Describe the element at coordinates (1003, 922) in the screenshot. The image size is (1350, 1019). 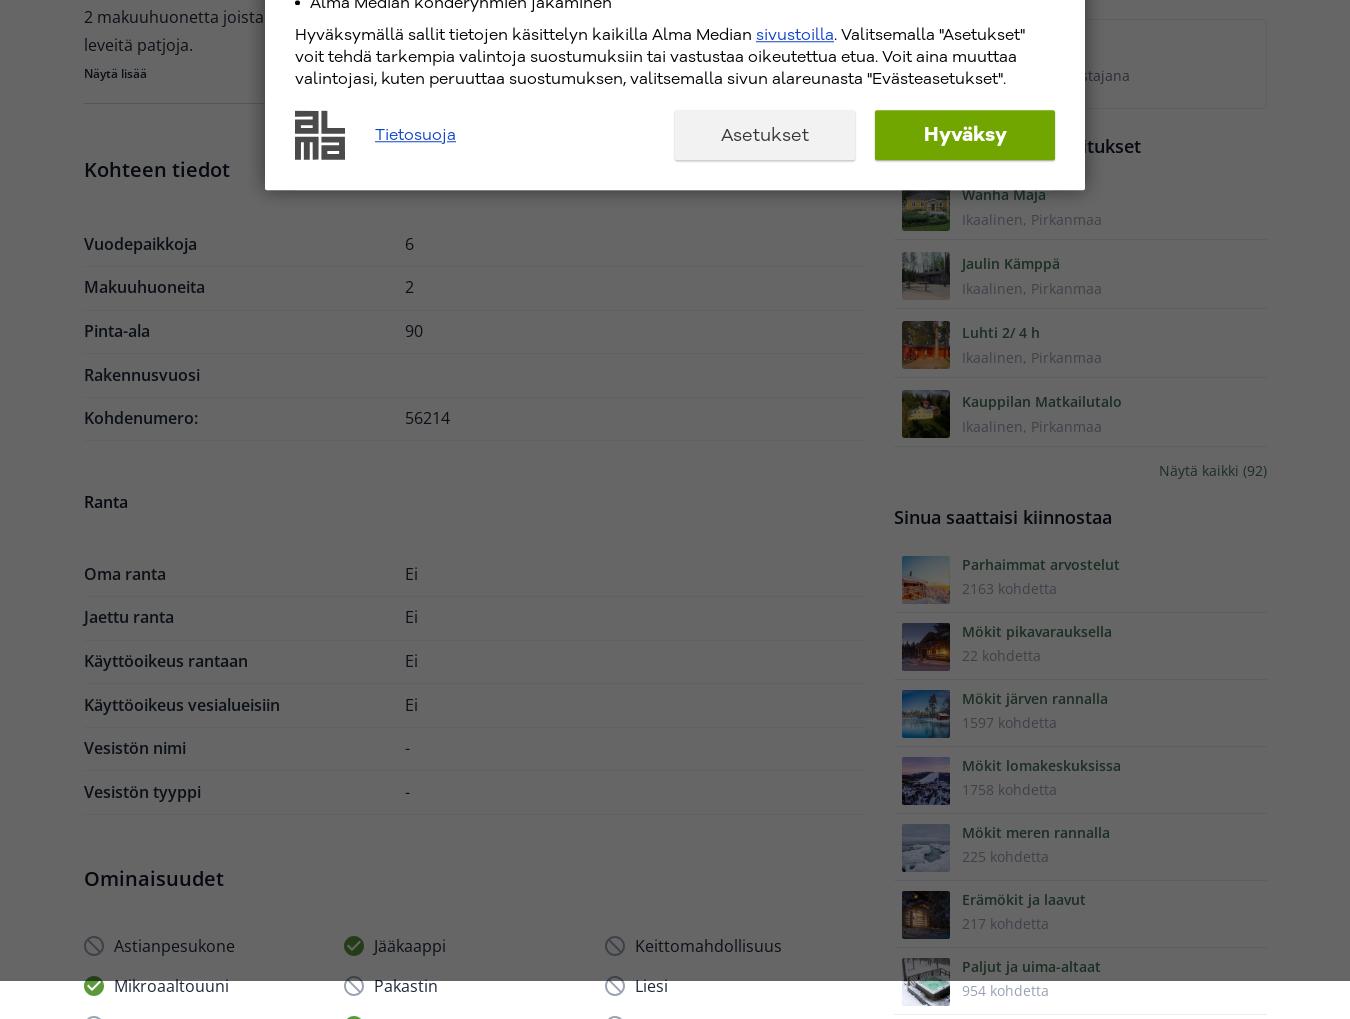
I see `'217 kohdetta'` at that location.